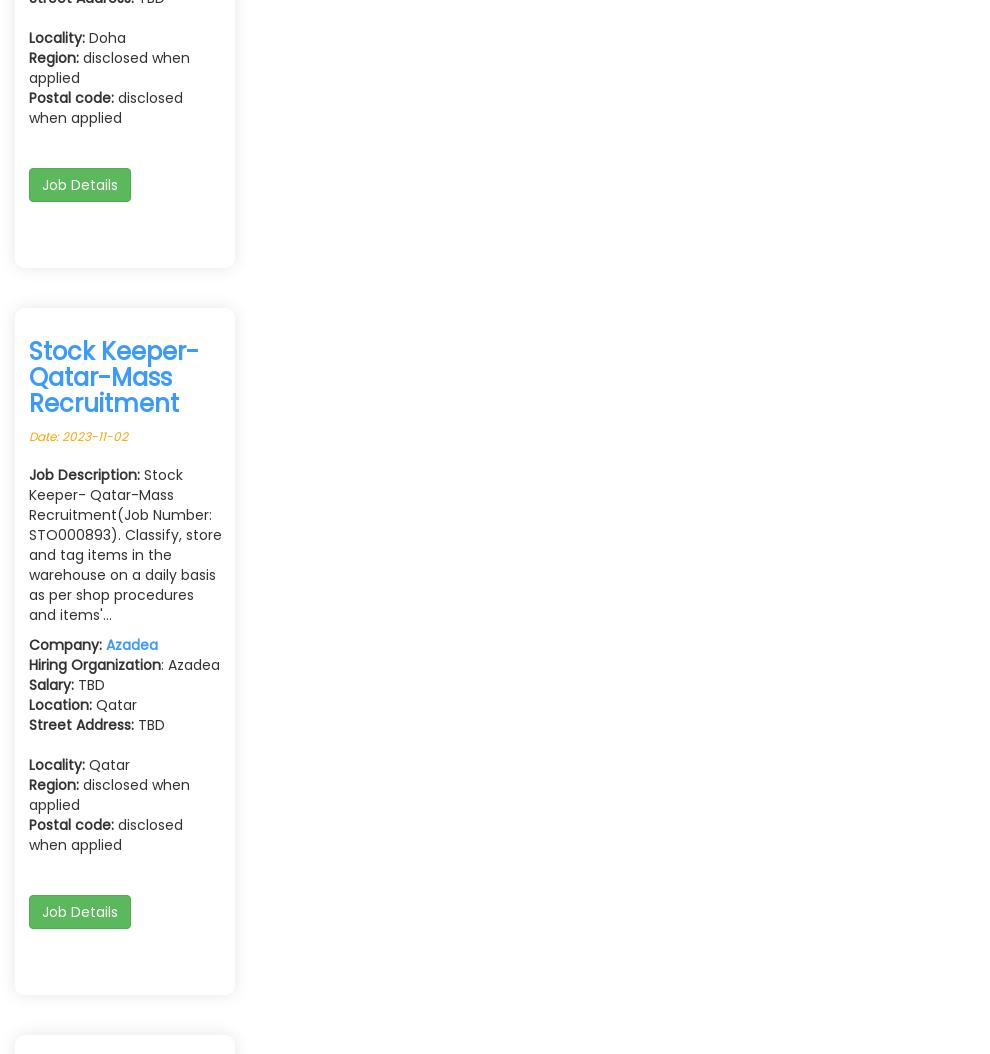 Image resolution: width=990 pixels, height=1054 pixels. What do you see at coordinates (130, 643) in the screenshot?
I see `'Azadea'` at bounding box center [130, 643].